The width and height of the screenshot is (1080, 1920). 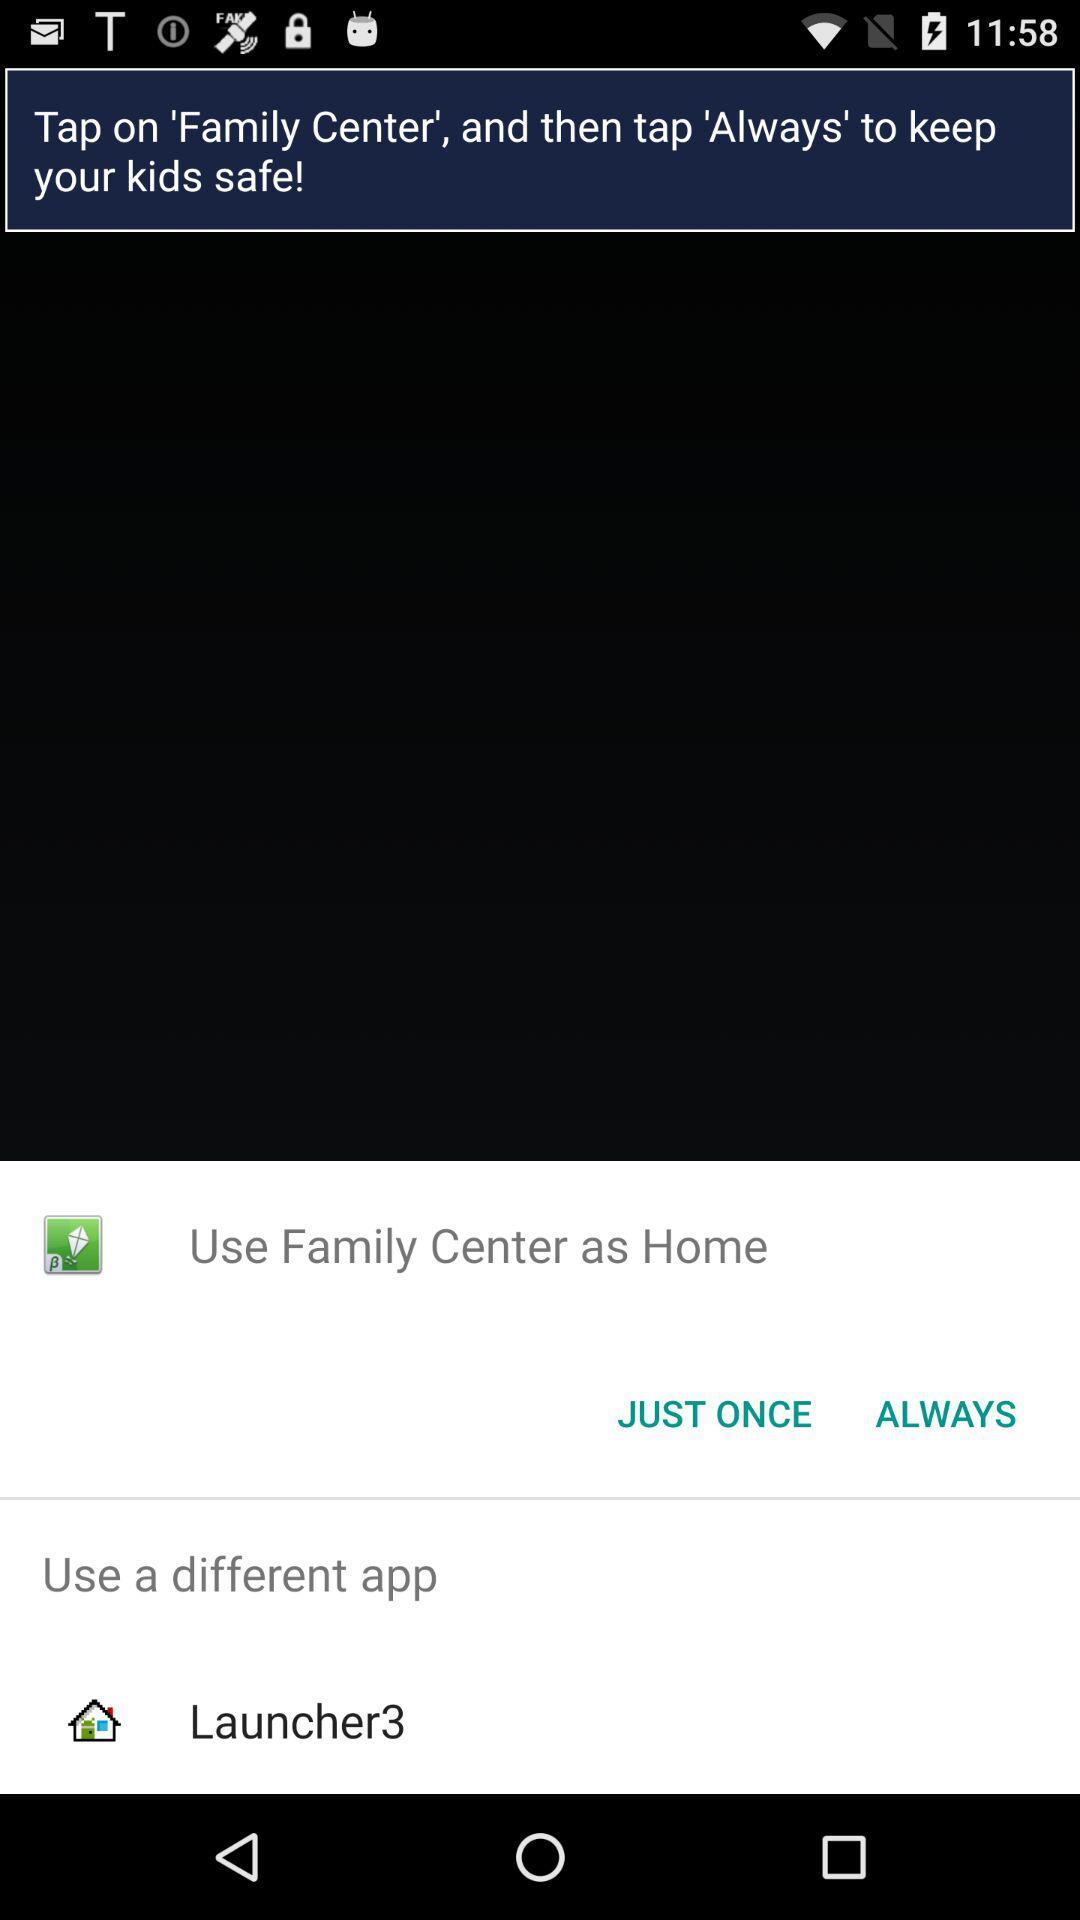 I want to click on the always item, so click(x=945, y=1411).